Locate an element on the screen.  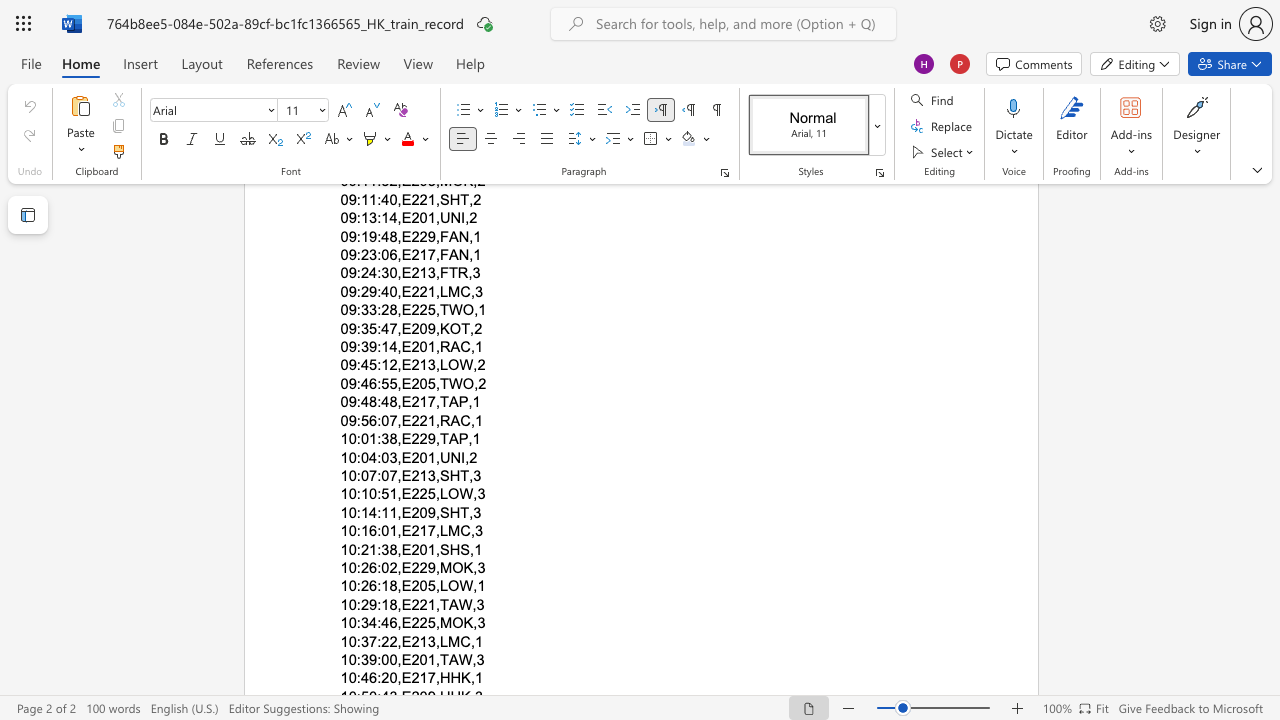
the subset text ":03,E201,UN" within the text "10:04:03,E201,UNI,2" is located at coordinates (377, 457).